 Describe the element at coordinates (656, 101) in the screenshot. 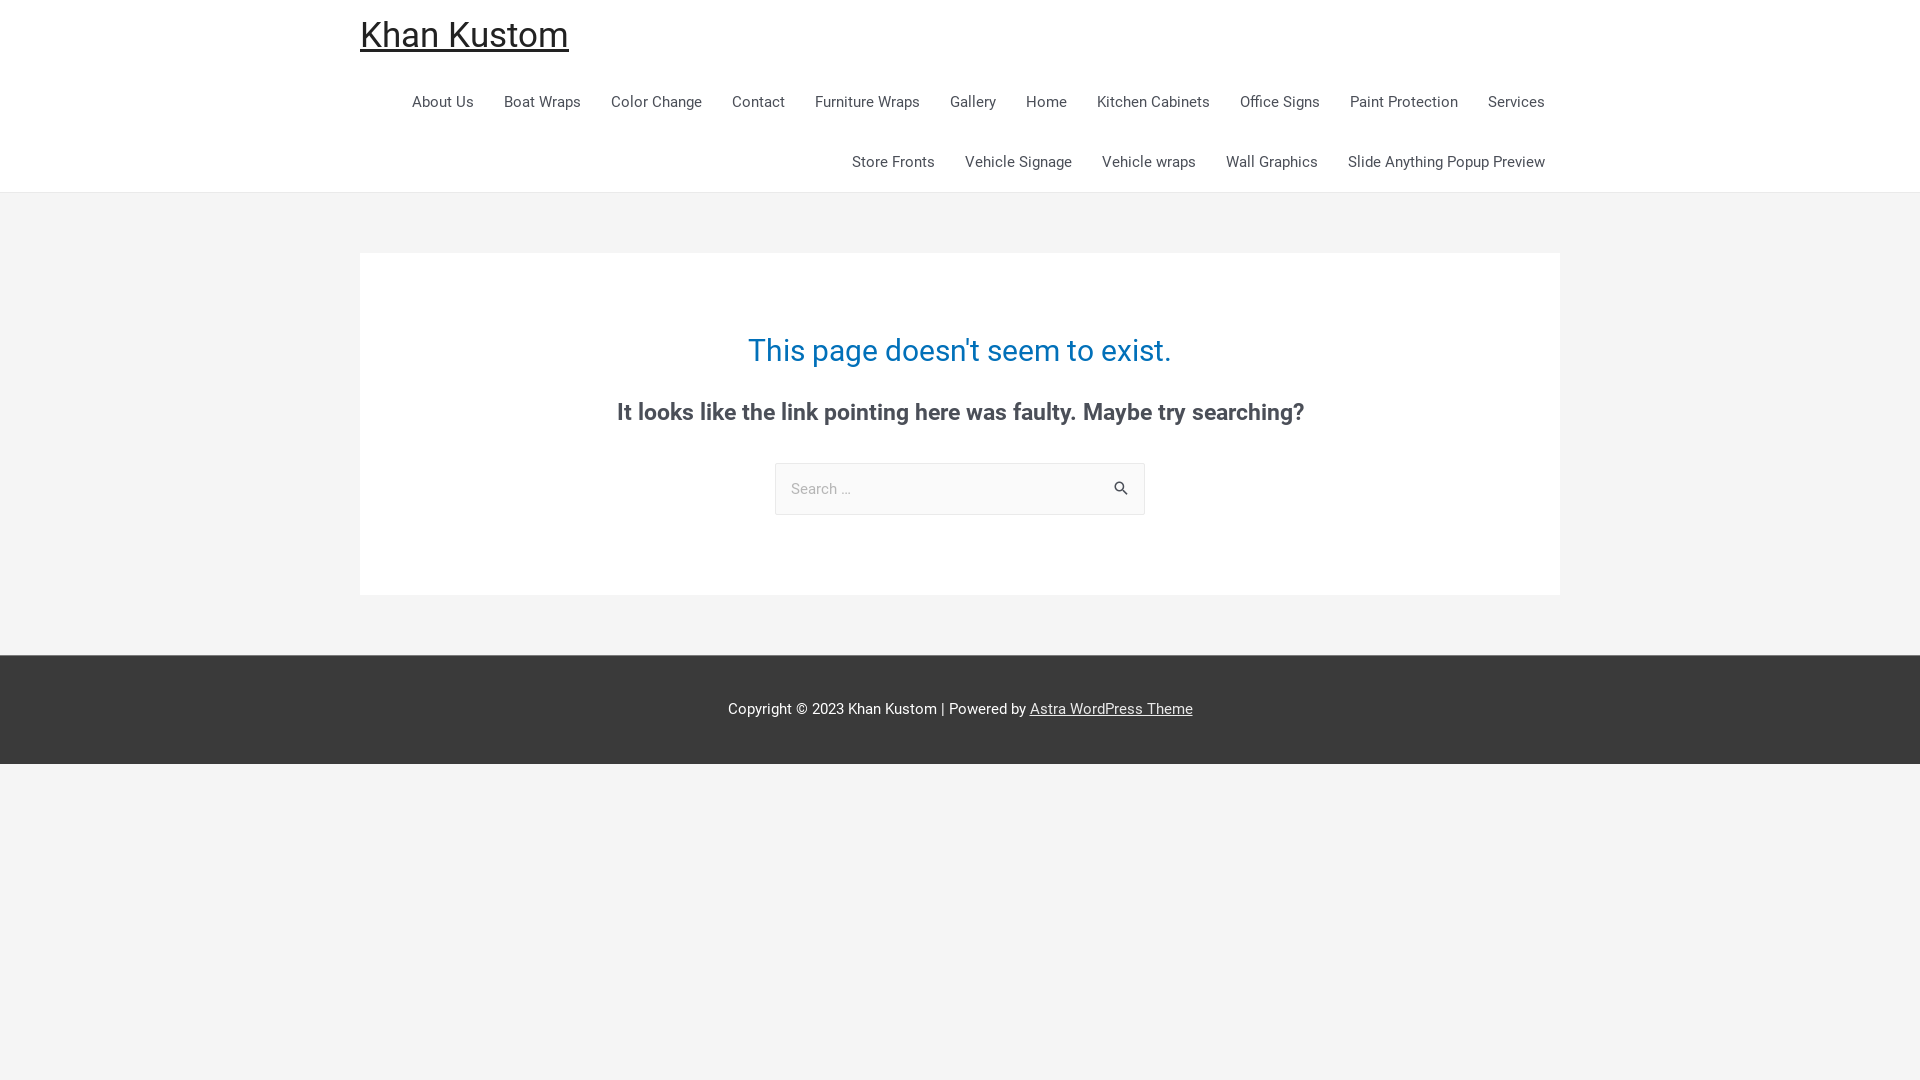

I see `'Color Change'` at that location.